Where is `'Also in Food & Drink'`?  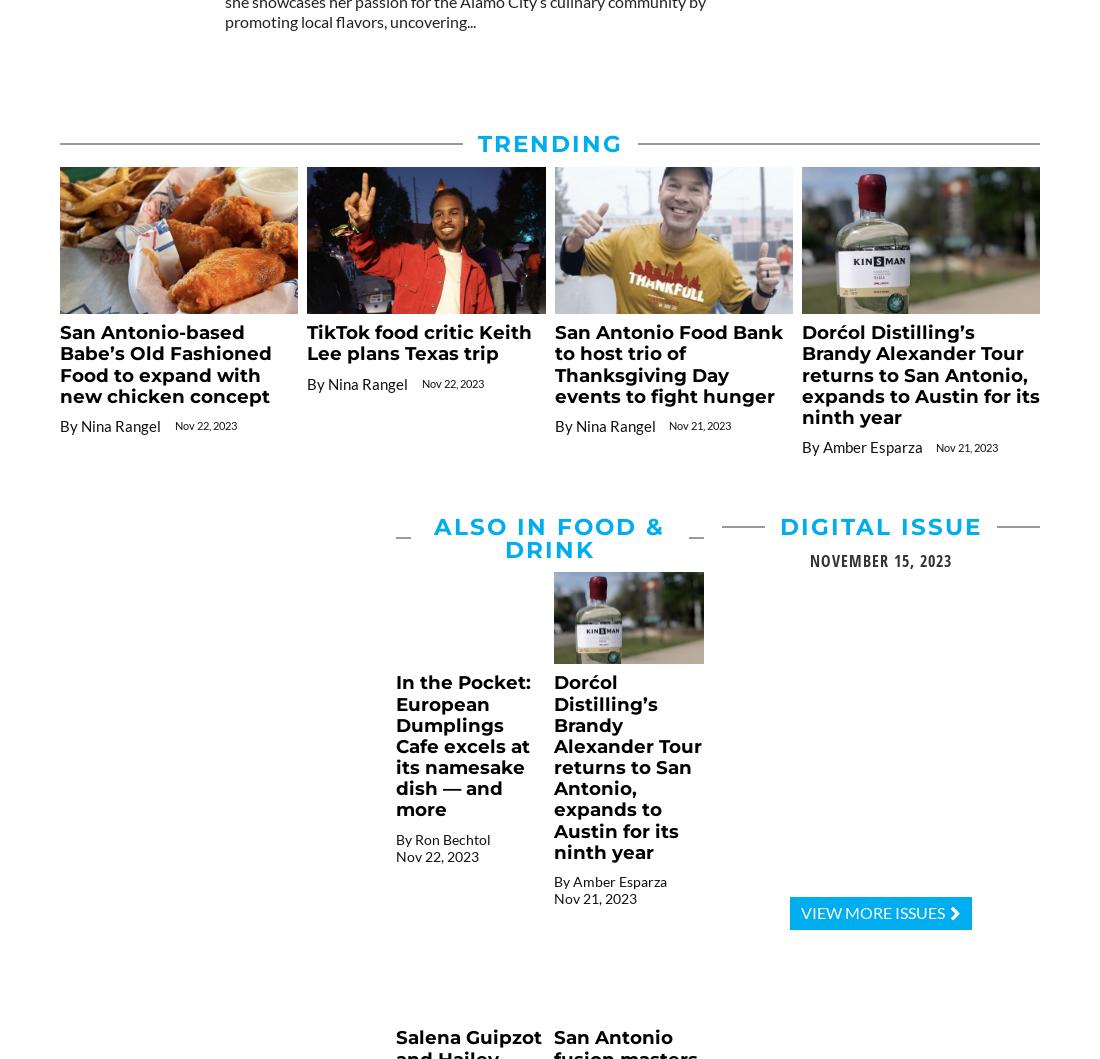
'Also in Food & Drink' is located at coordinates (549, 536).